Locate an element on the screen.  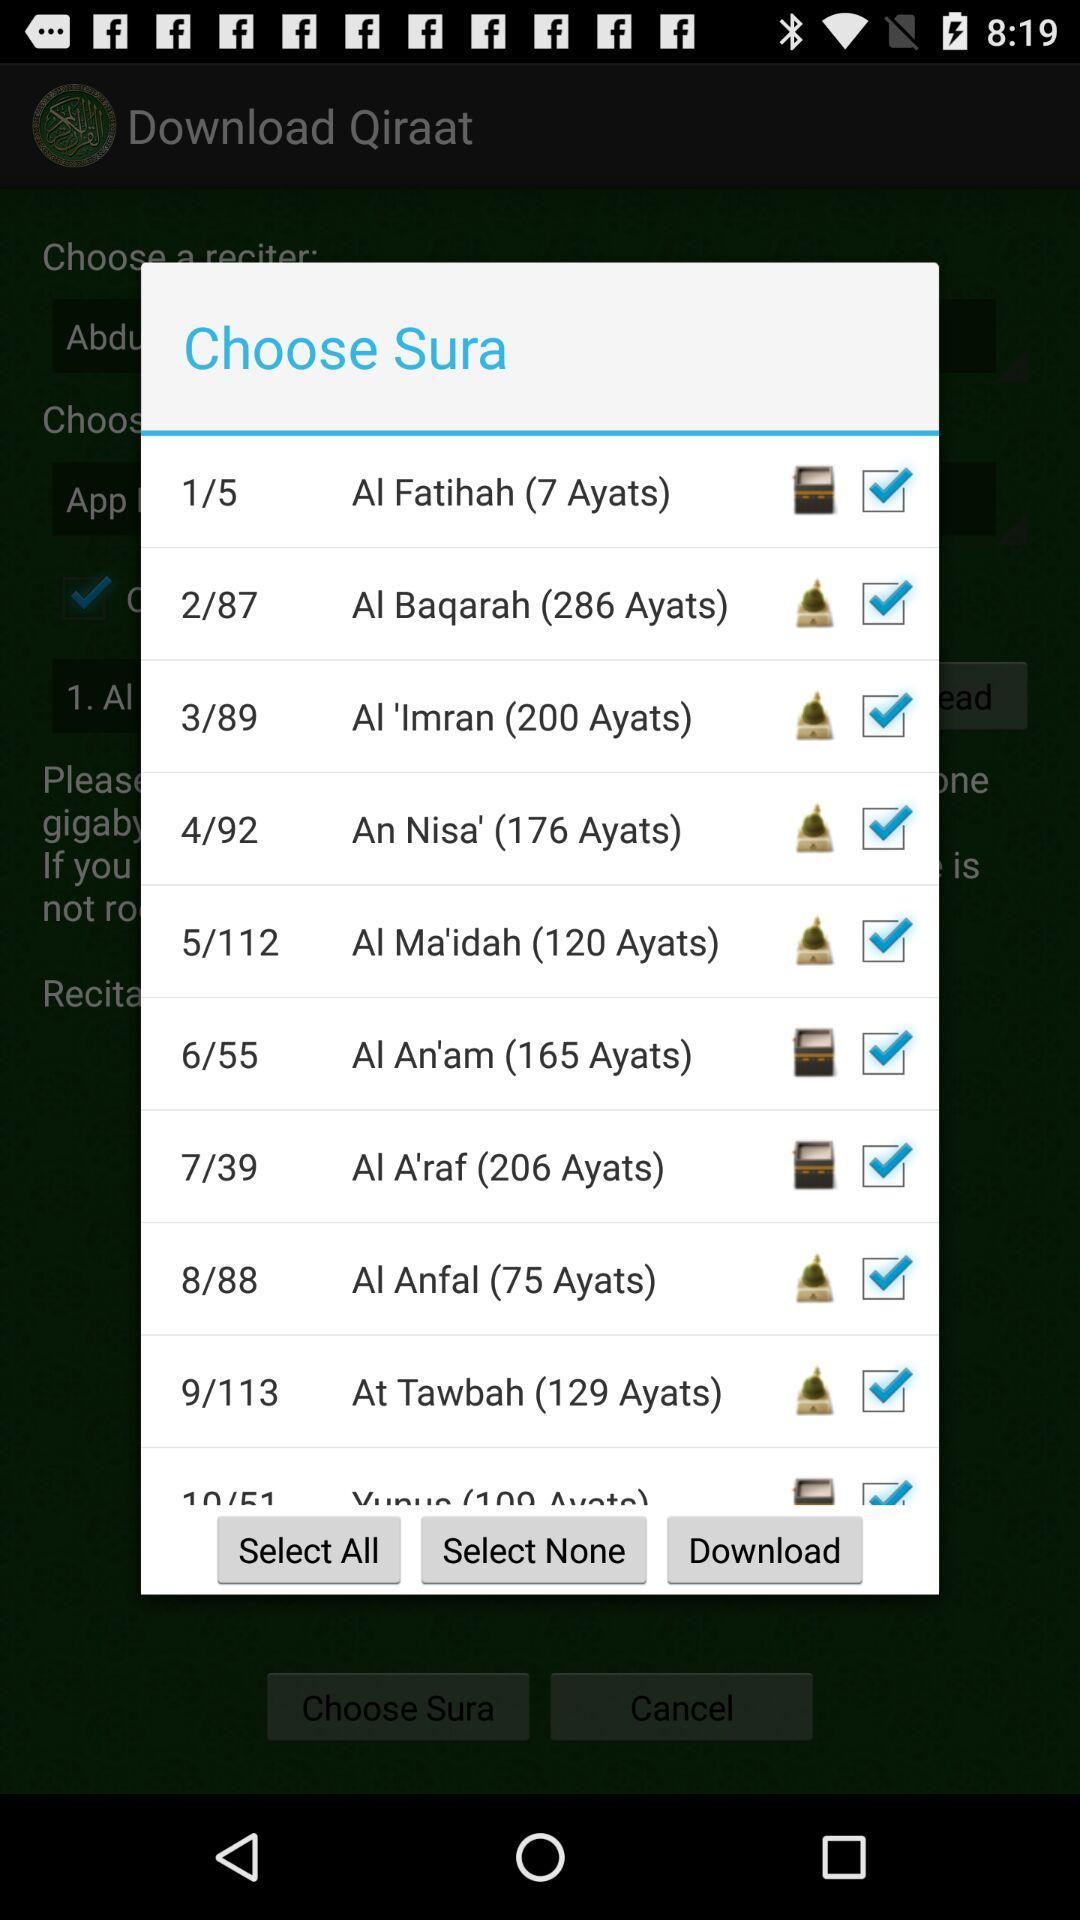
the icon to the left of select none is located at coordinates (308, 1548).